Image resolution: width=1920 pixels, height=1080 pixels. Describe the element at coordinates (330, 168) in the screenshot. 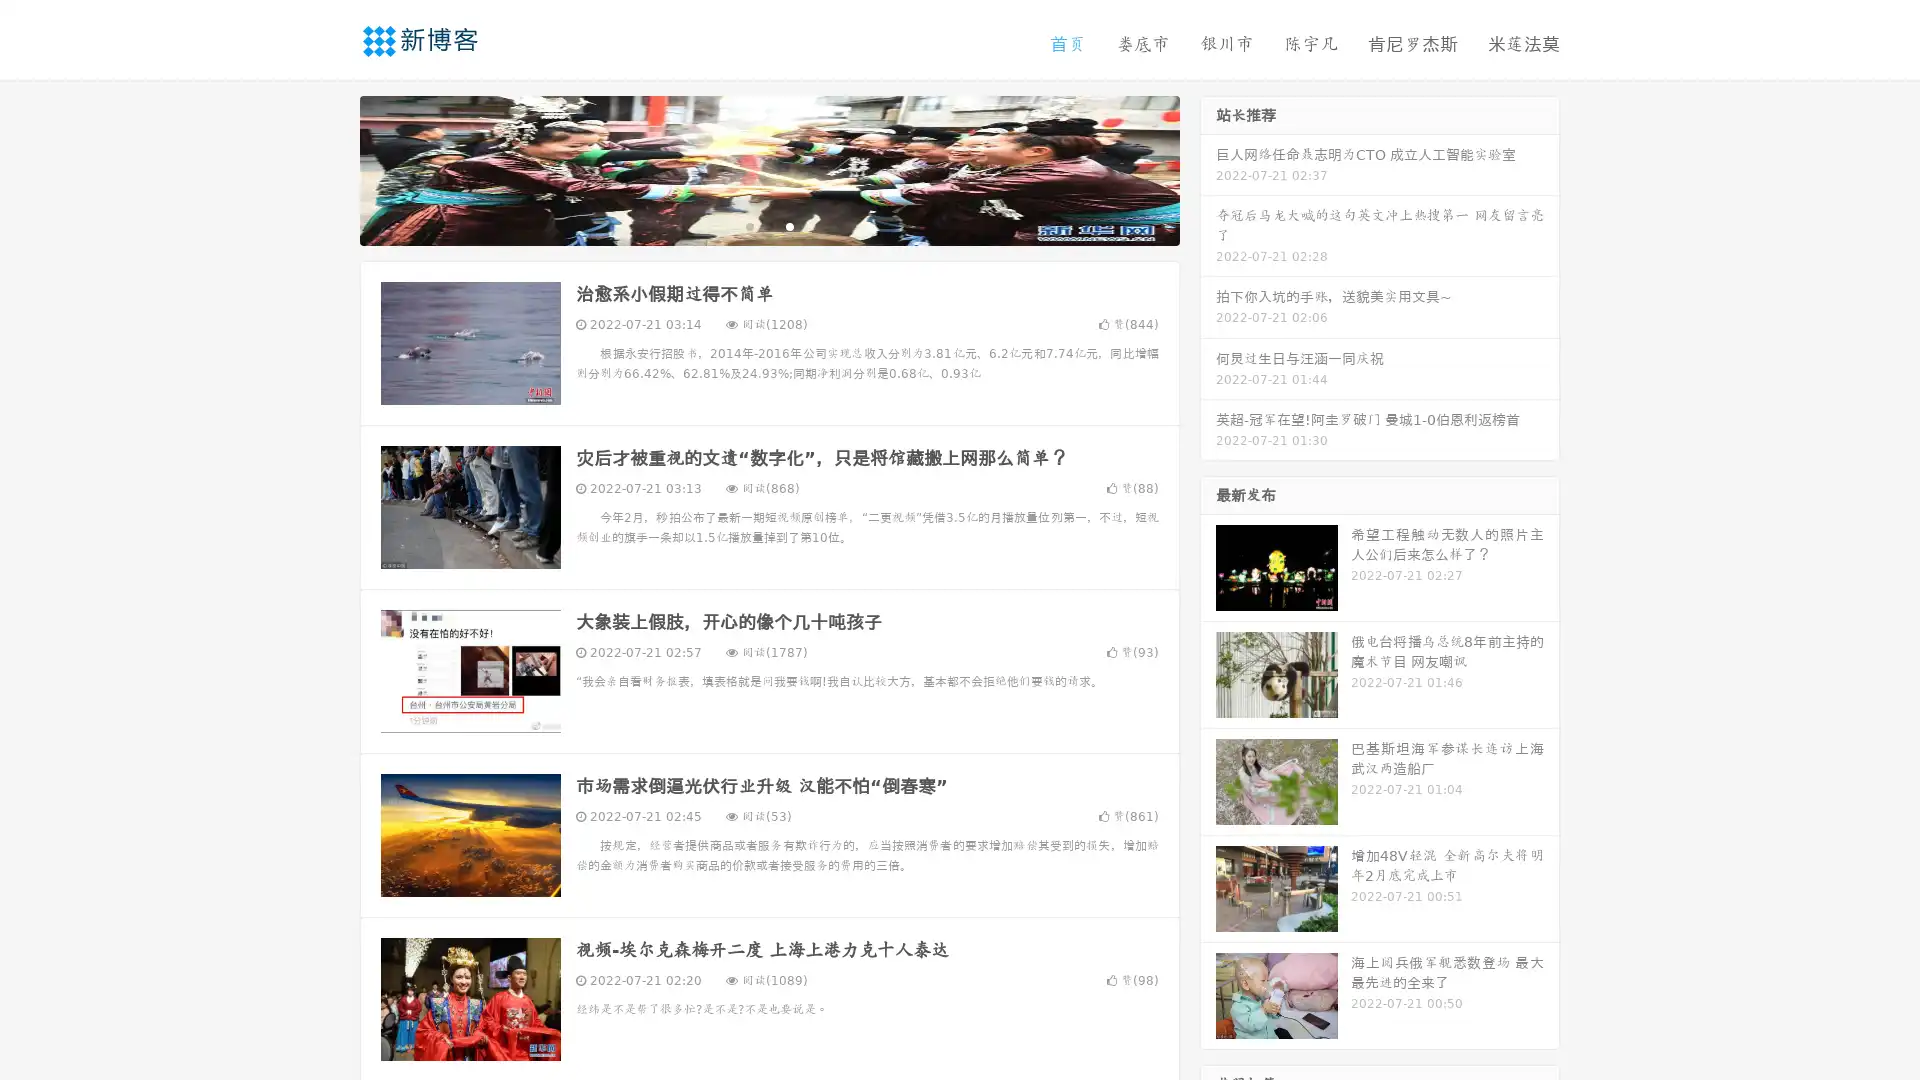

I see `Previous slide` at that location.